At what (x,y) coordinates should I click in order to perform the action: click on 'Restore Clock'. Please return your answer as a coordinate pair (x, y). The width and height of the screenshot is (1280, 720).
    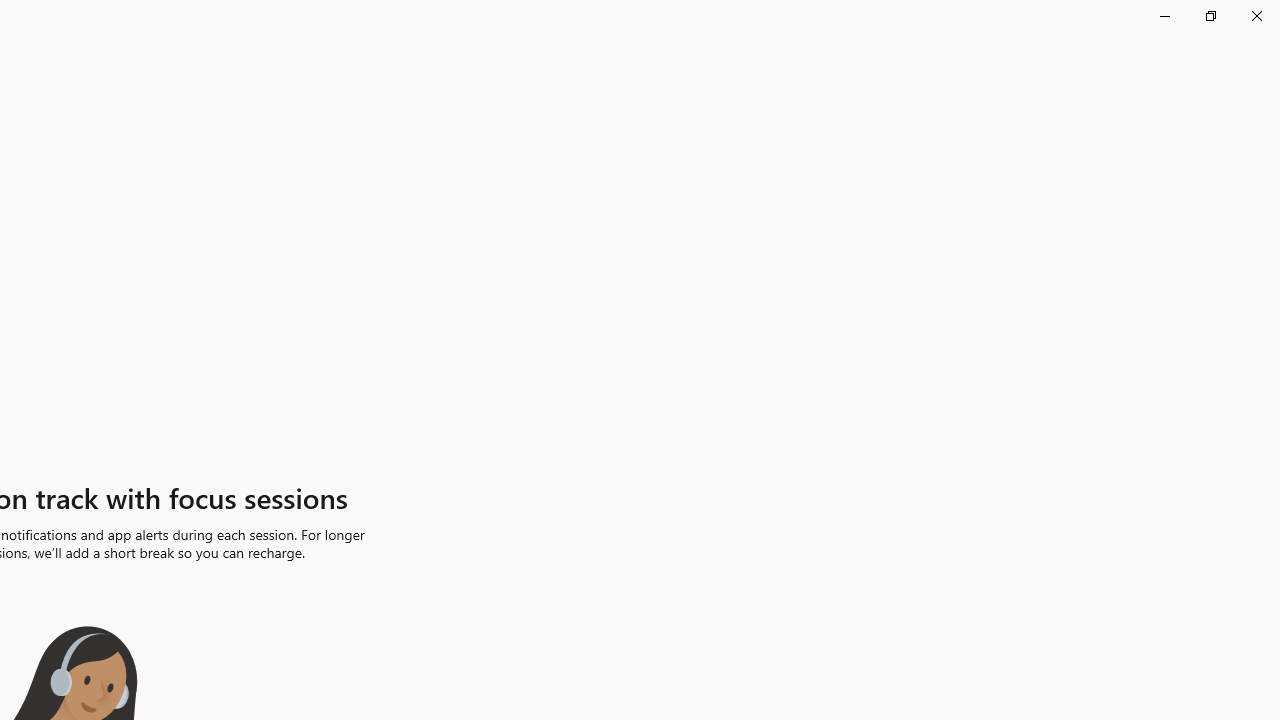
    Looking at the image, I should click on (1209, 15).